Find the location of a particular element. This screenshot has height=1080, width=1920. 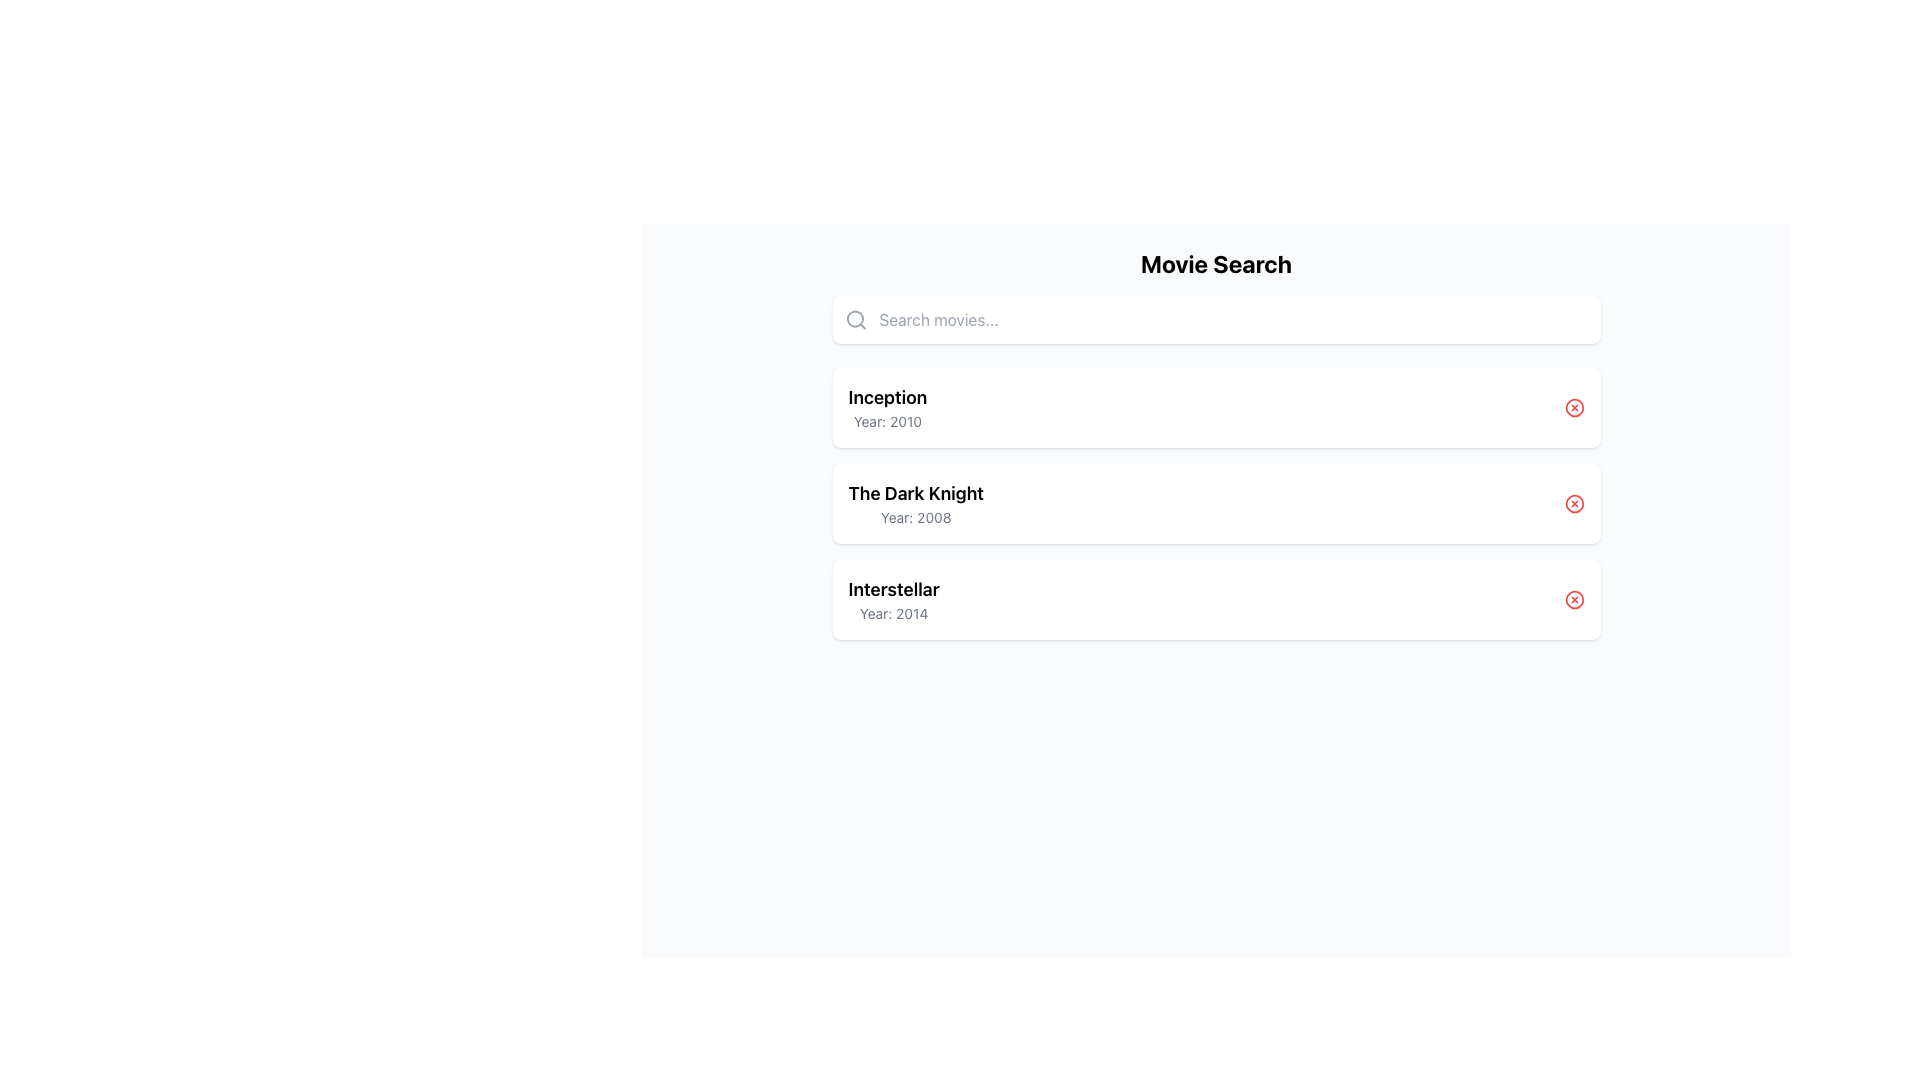

the Text label displaying the release year (2014) of the movie 'Interstellar', which is located beneath the main title in the third movie entry of the vertical list is located at coordinates (893, 612).